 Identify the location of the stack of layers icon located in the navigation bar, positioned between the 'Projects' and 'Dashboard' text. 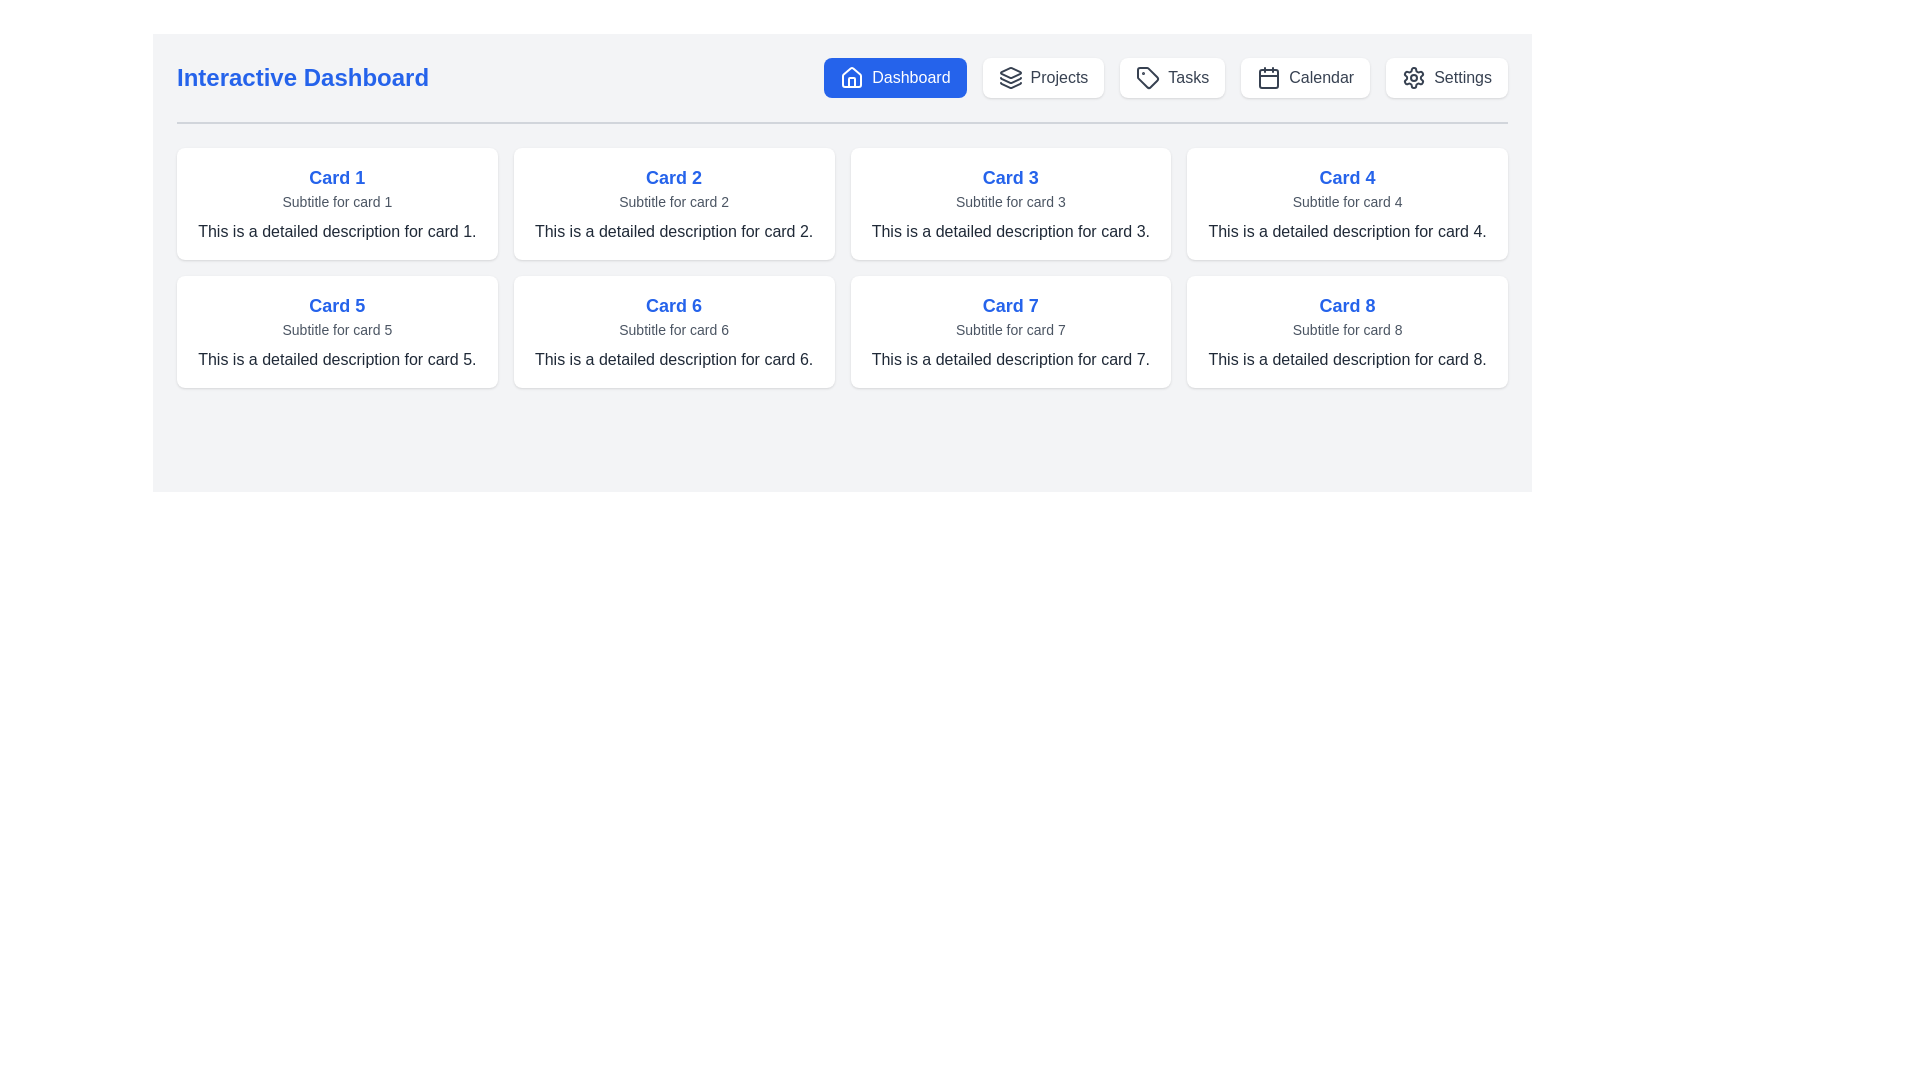
(1010, 76).